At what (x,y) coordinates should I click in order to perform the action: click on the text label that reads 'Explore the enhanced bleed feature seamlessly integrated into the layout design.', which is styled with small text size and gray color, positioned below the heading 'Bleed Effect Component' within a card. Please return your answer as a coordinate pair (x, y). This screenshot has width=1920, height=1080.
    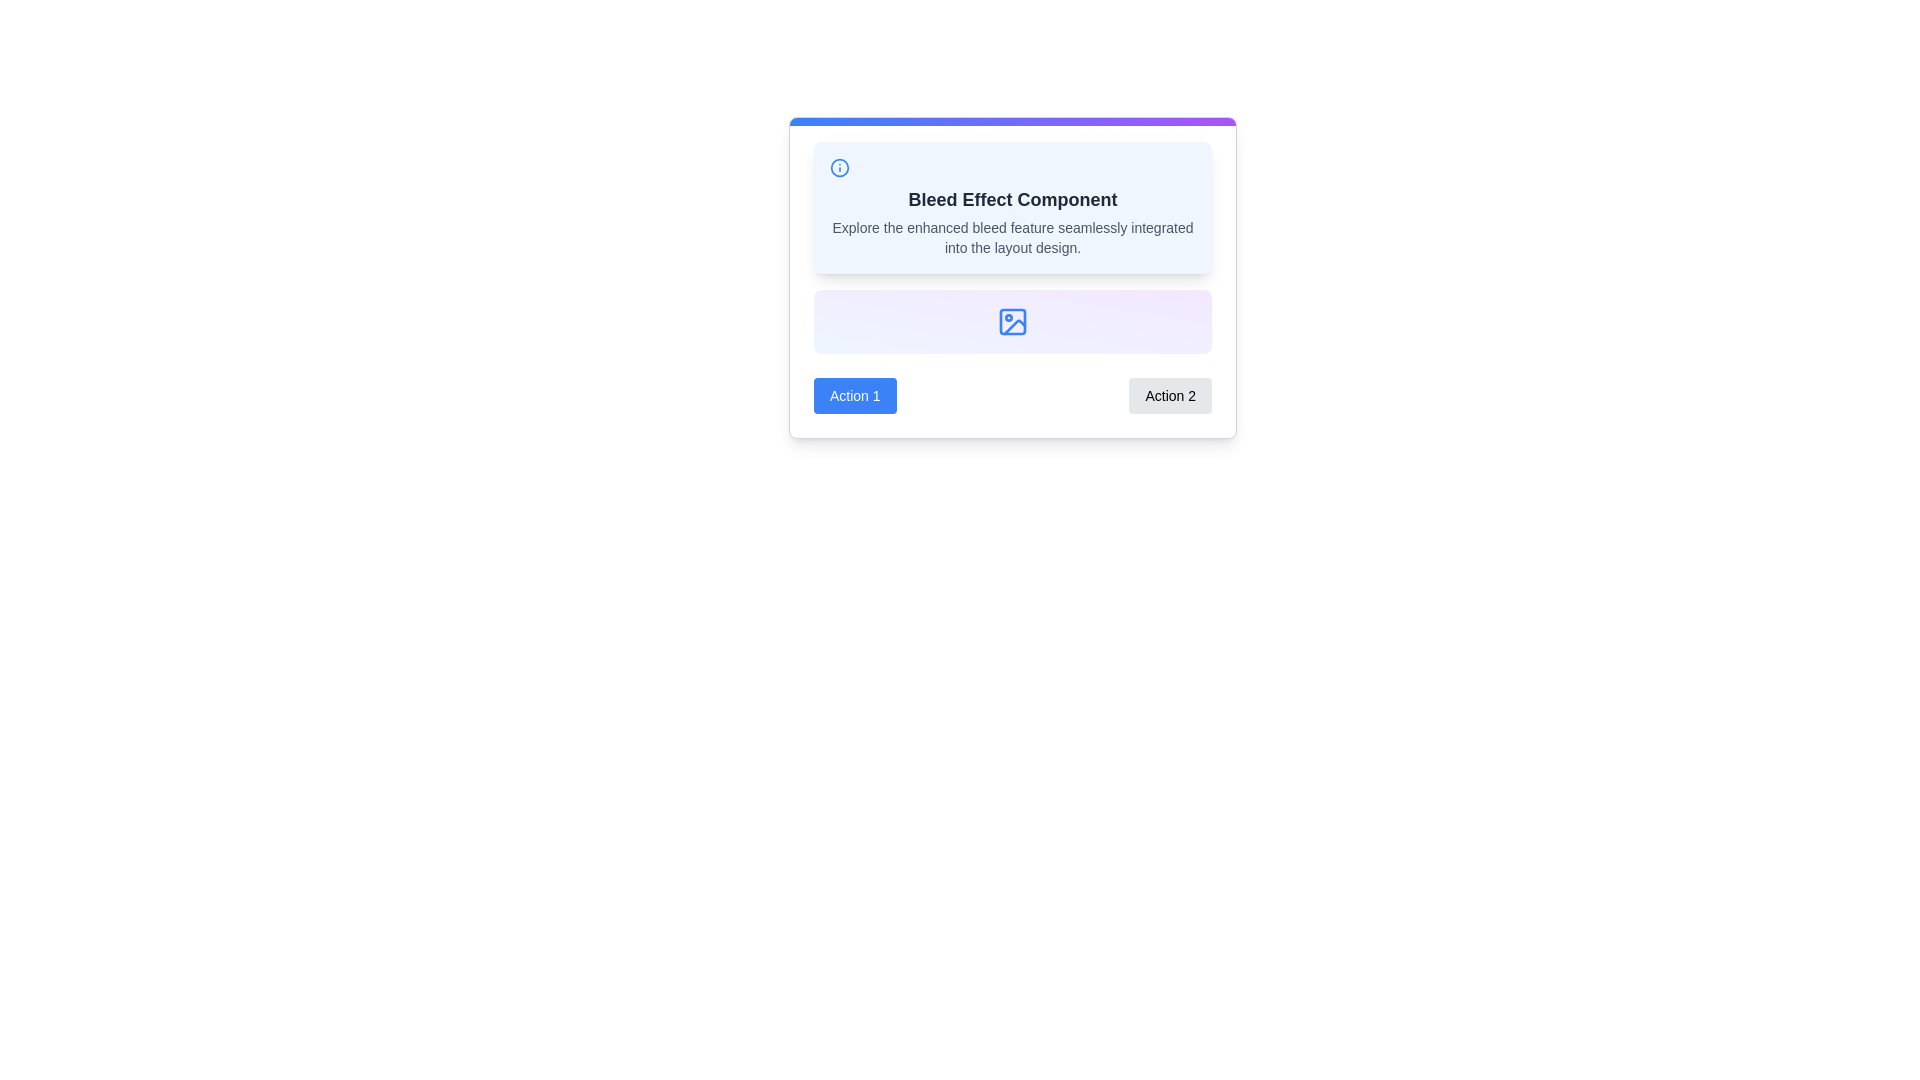
    Looking at the image, I should click on (1012, 237).